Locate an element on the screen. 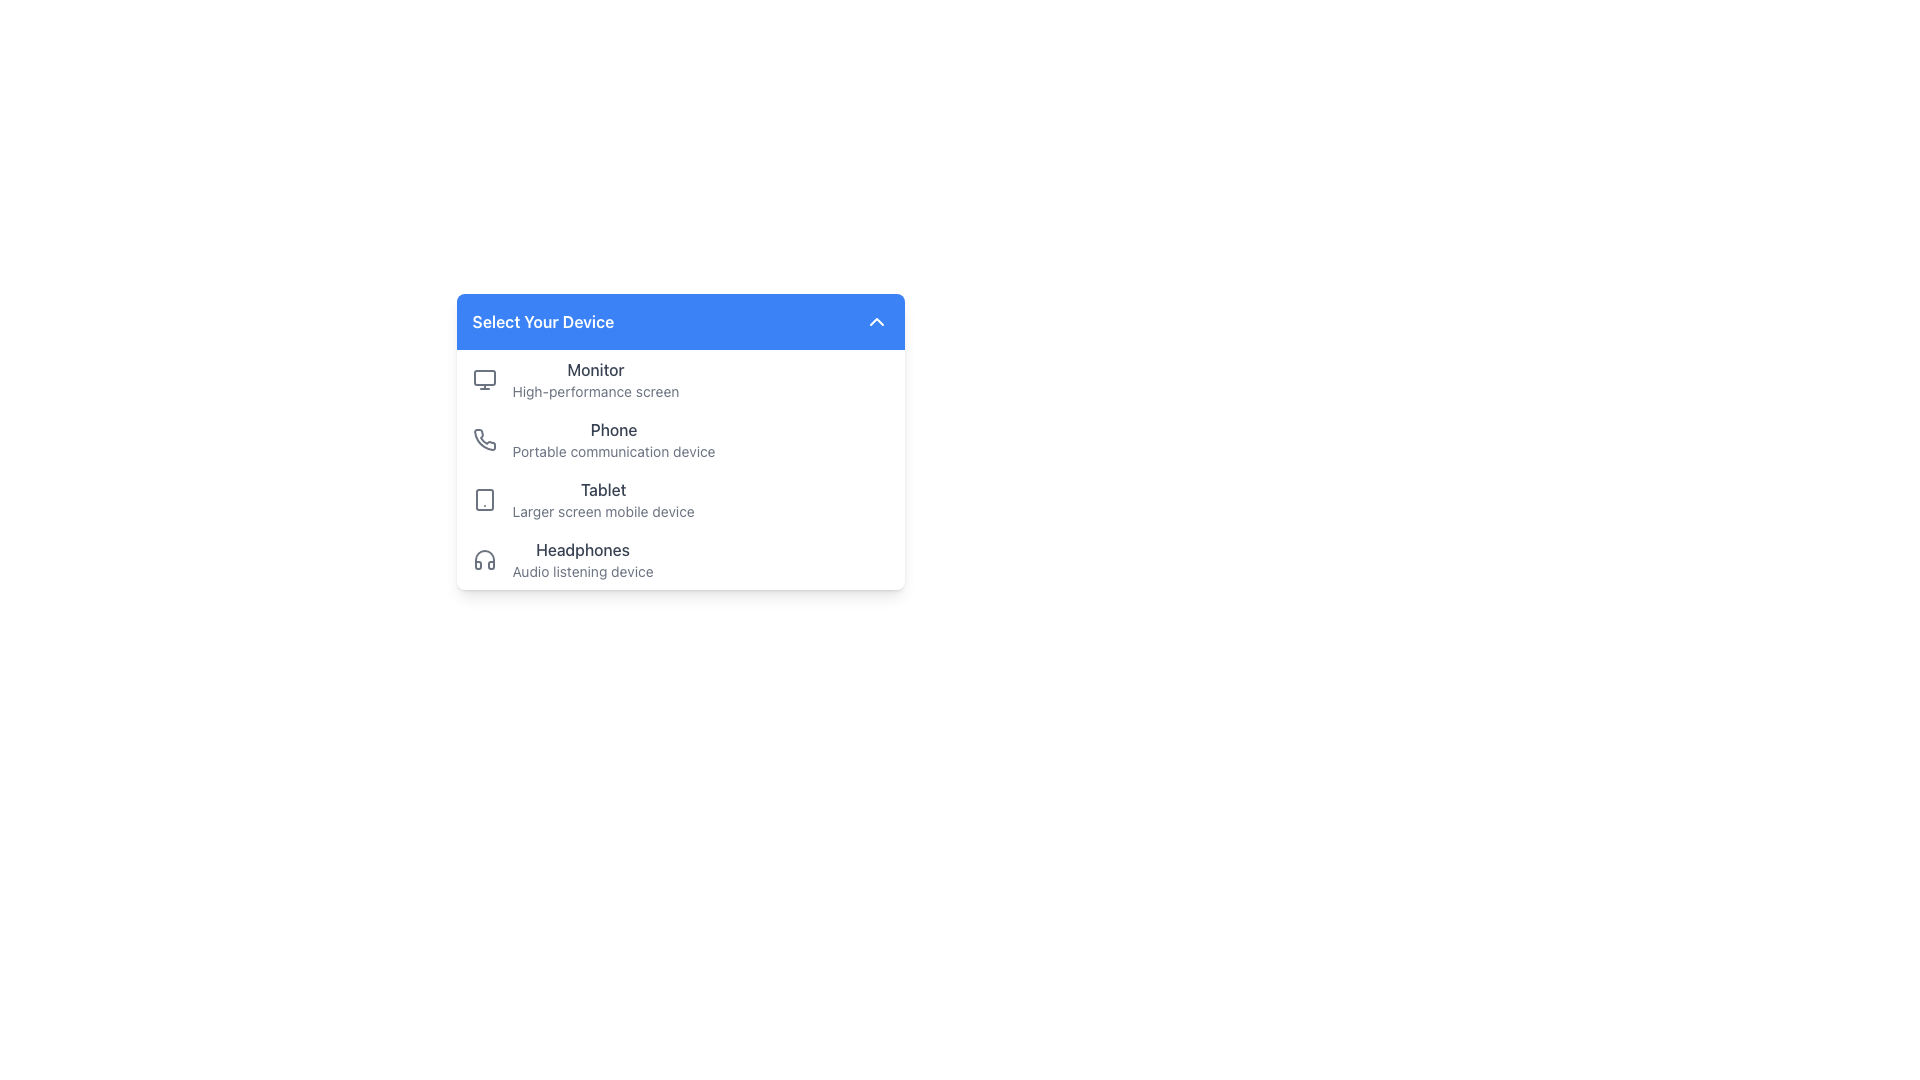 This screenshot has height=1080, width=1920. the fourth selectable list item labeled 'Headphones' under 'Select Your Device' is located at coordinates (680, 559).